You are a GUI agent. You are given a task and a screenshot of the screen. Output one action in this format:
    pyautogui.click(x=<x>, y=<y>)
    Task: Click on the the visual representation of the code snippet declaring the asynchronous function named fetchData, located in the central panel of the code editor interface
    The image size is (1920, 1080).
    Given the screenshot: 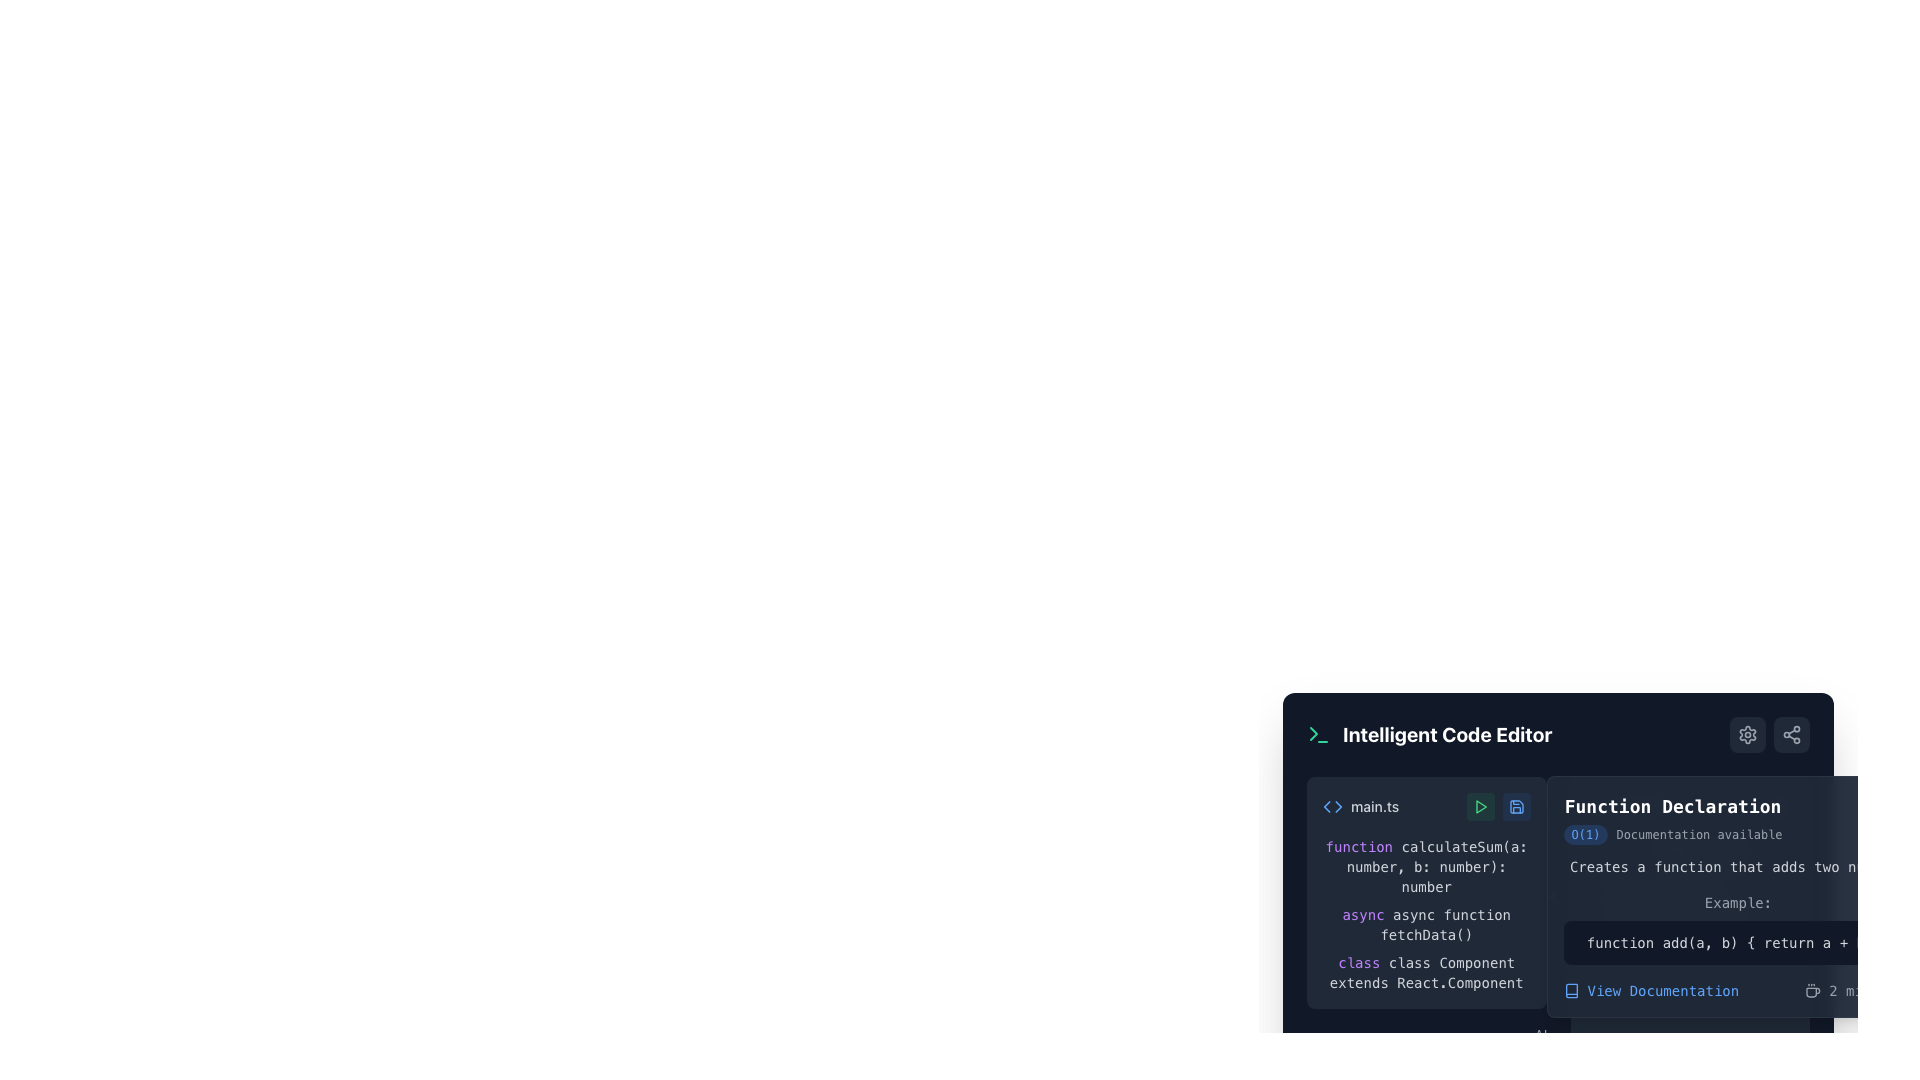 What is the action you would take?
    pyautogui.click(x=1425, y=925)
    